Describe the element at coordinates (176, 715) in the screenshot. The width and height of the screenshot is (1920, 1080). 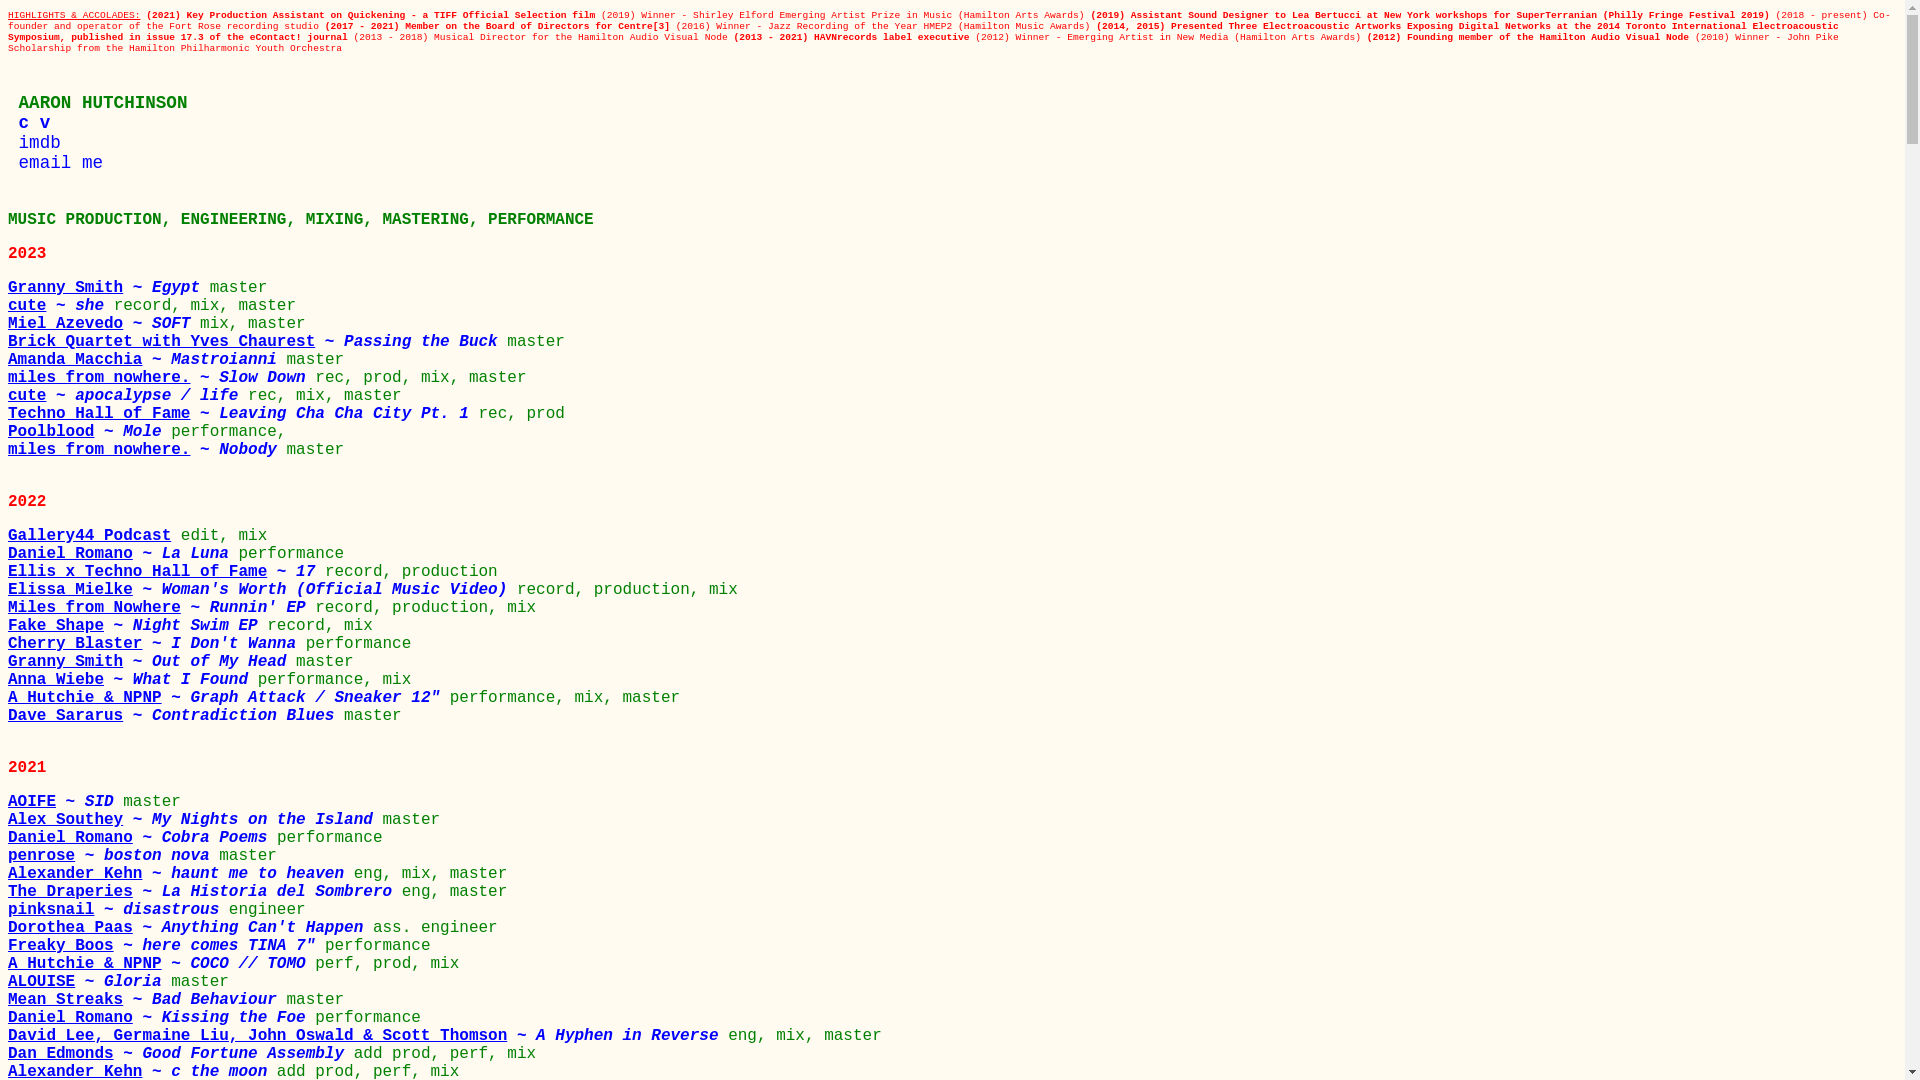
I see `'Dave Sararus ~ Contradiction Blues'` at that location.